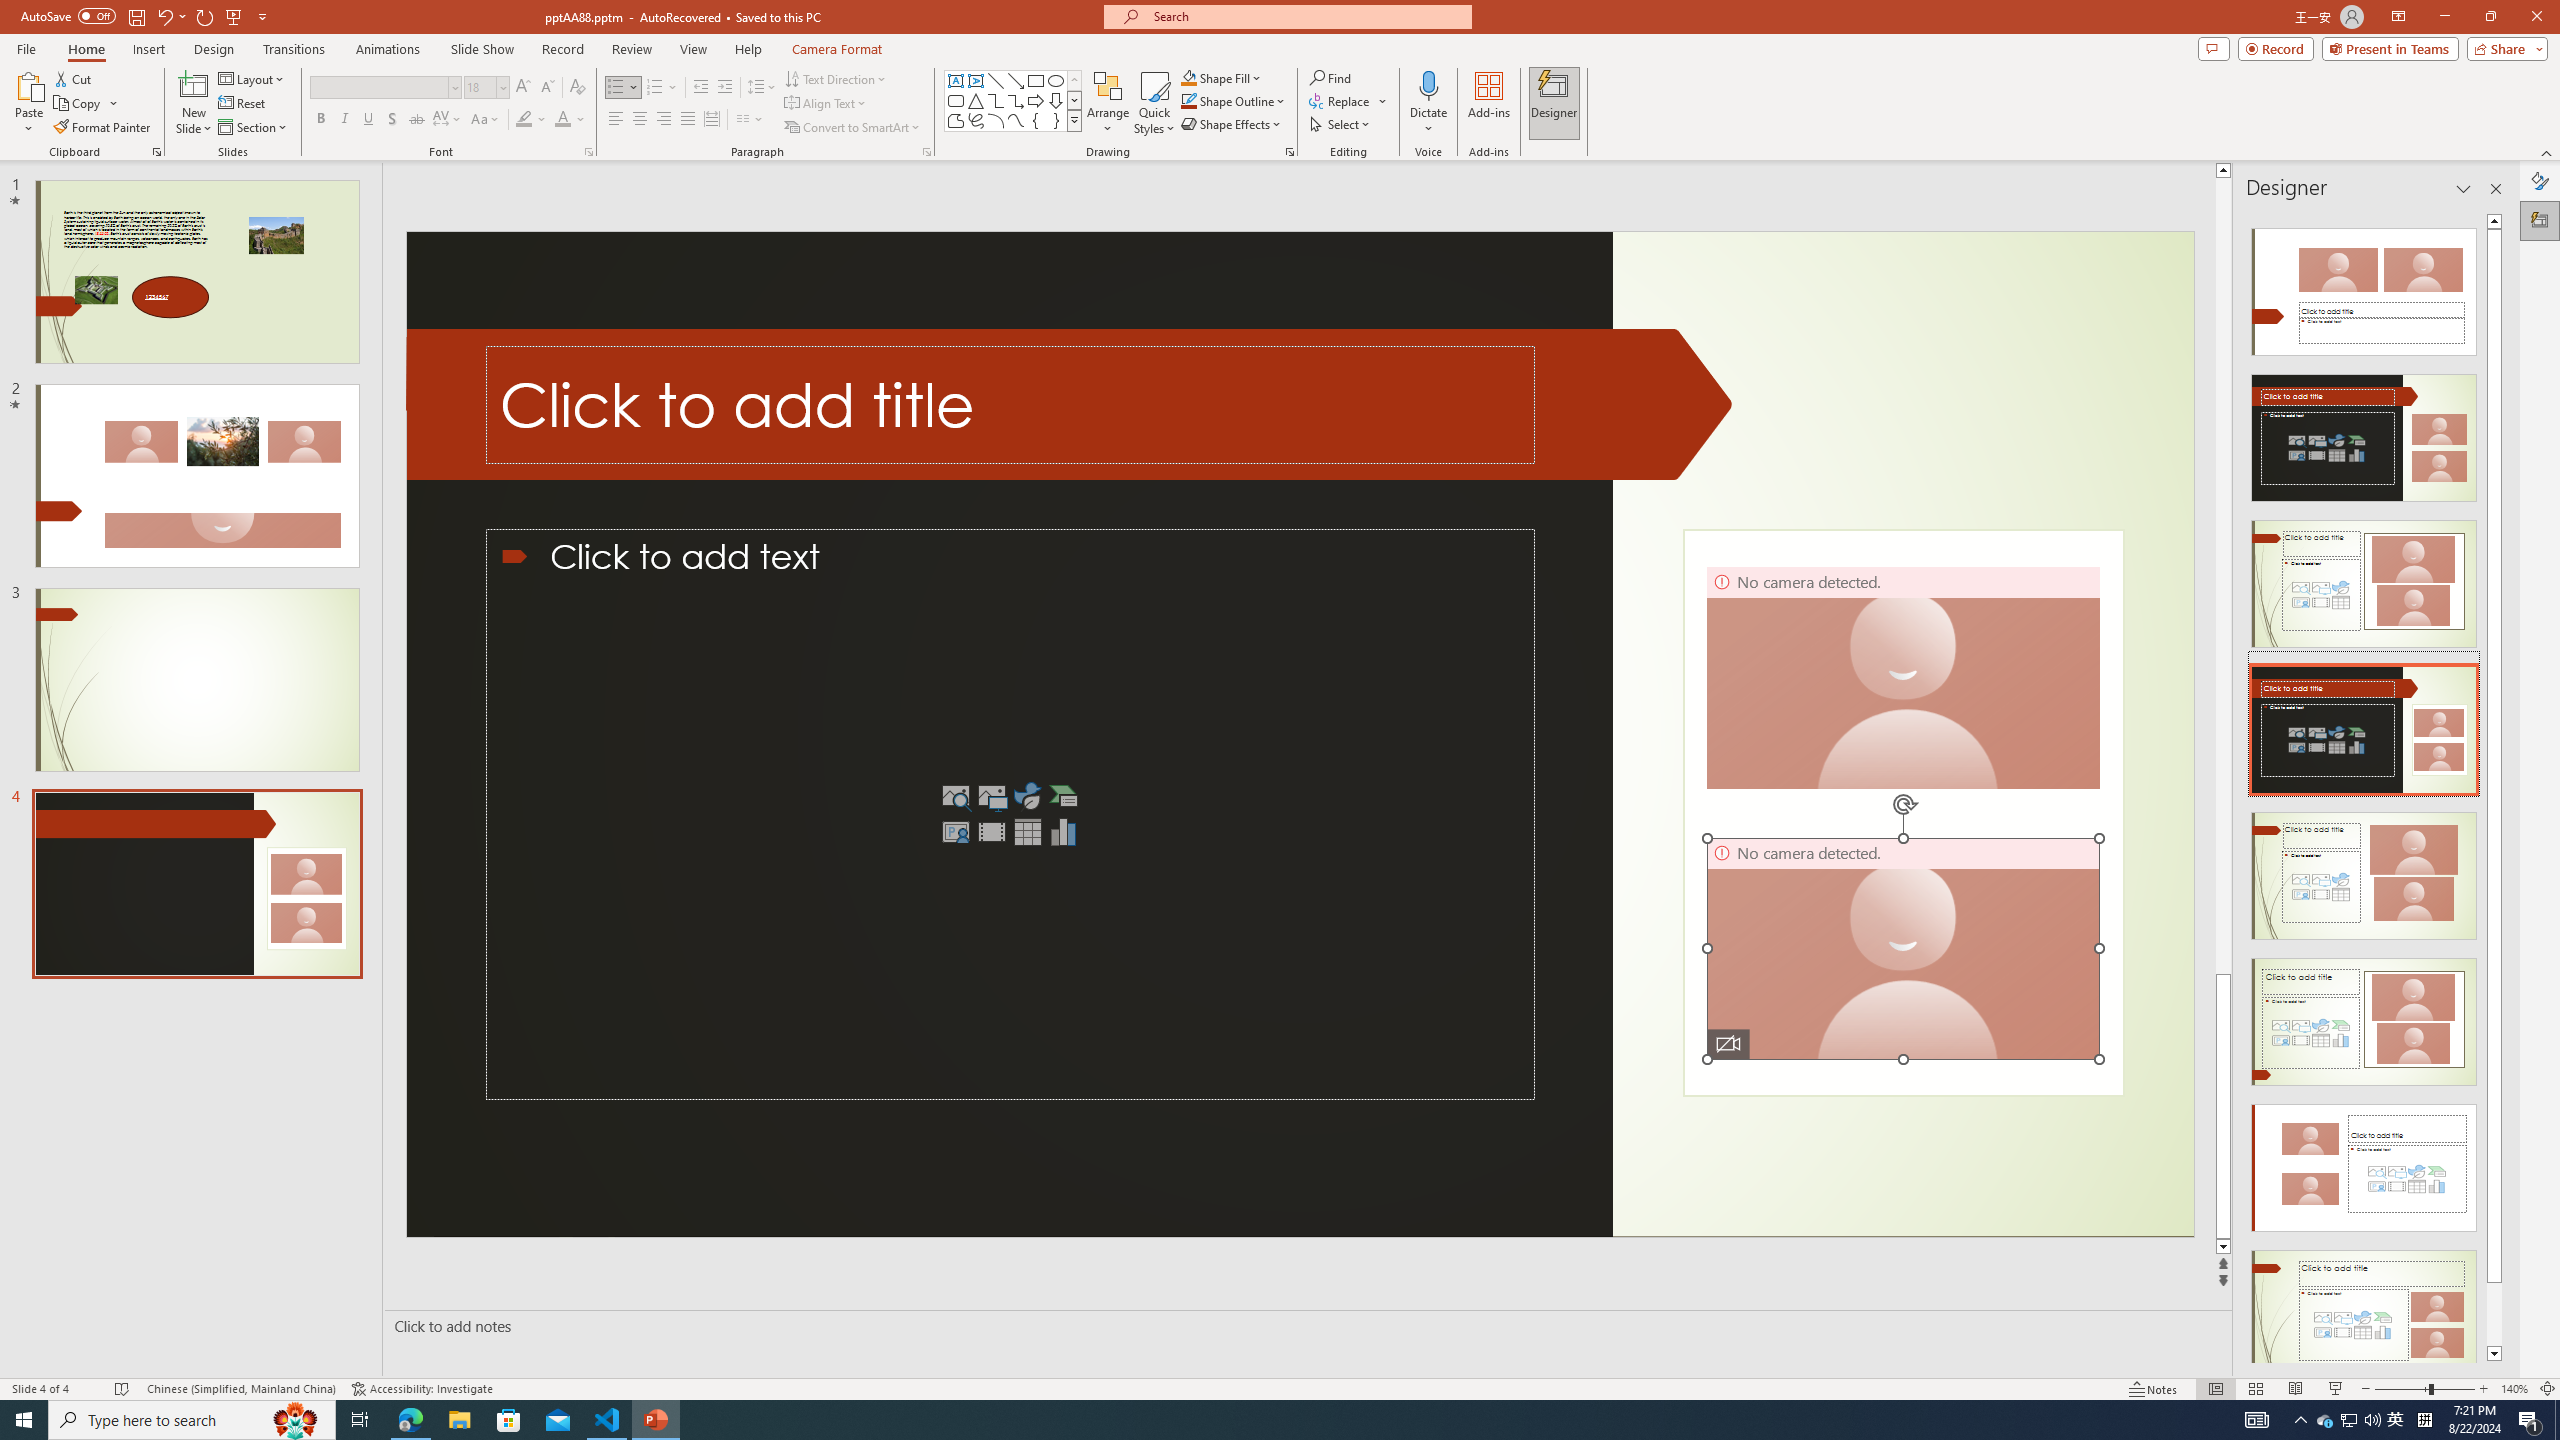 The image size is (2560, 1440). I want to click on 'Dictate', so click(1427, 103).